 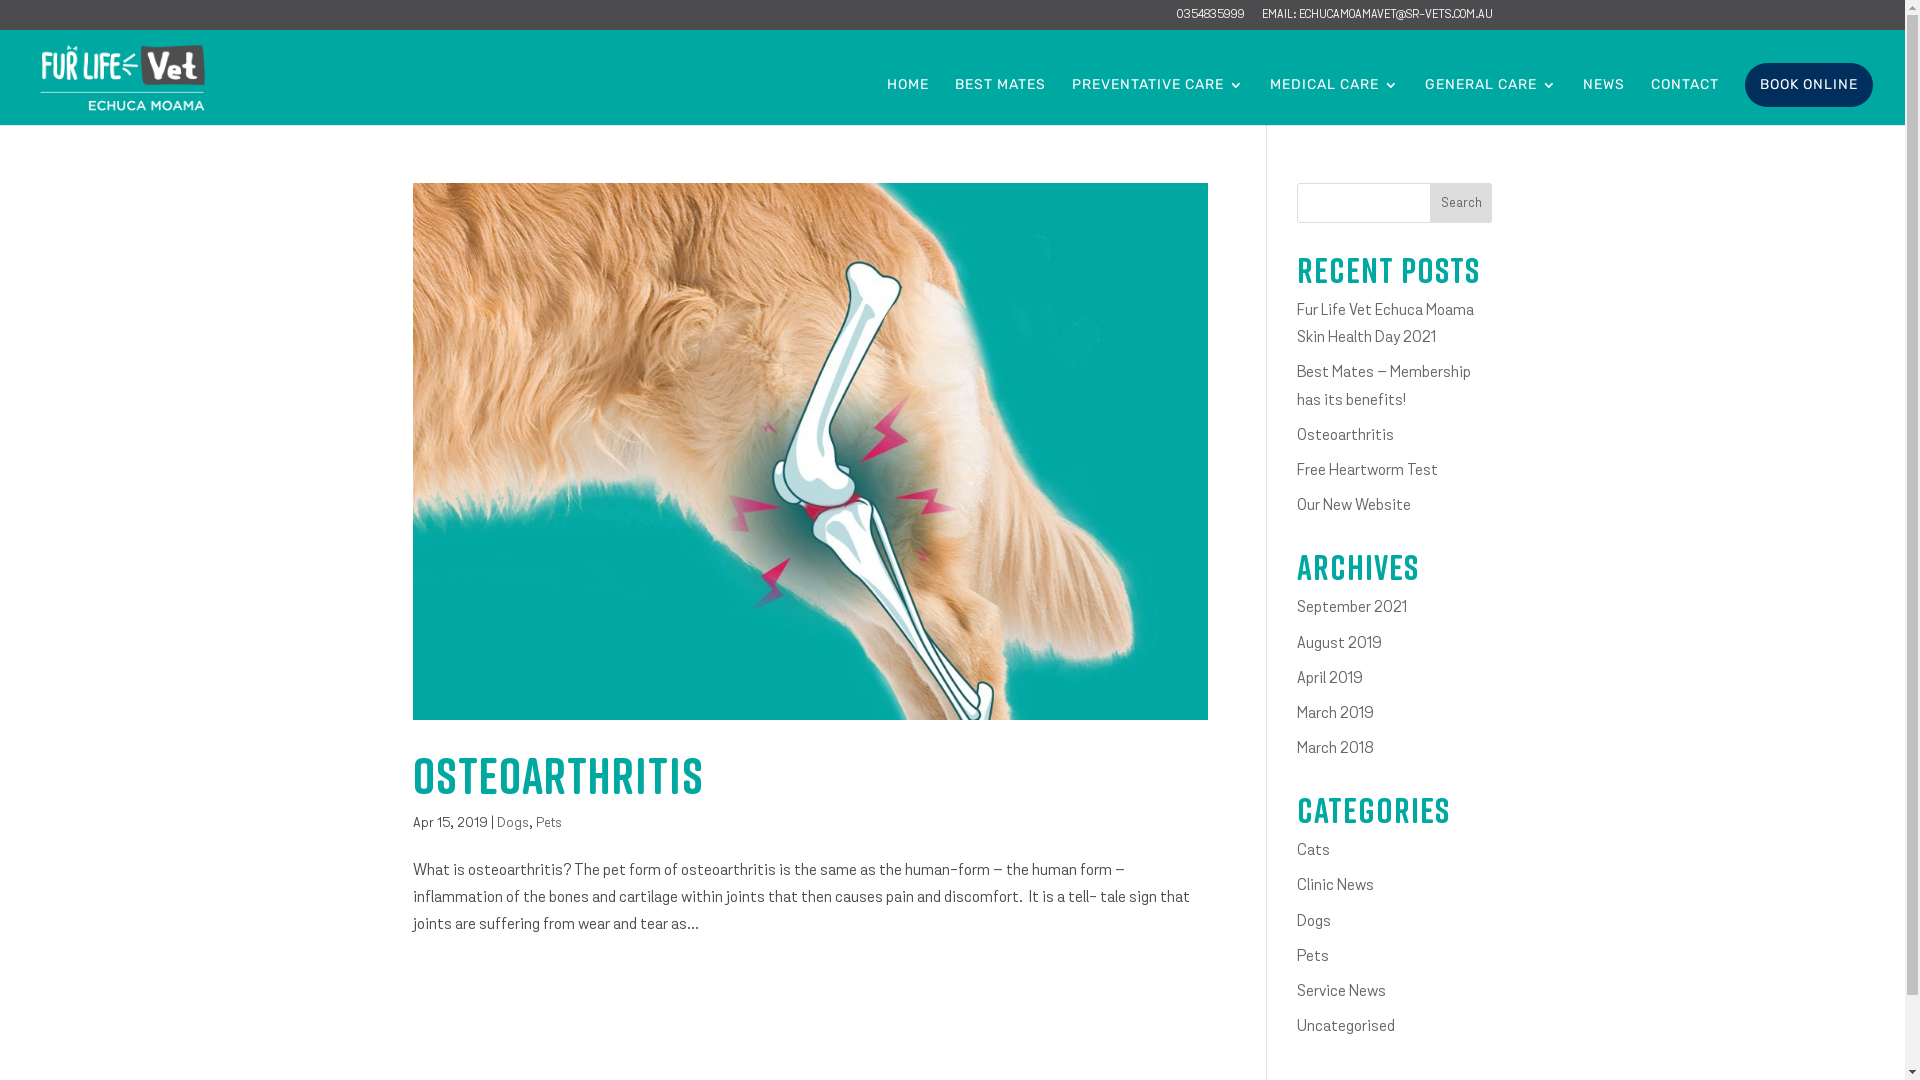 What do you see at coordinates (1376, 19) in the screenshot?
I see `'EMAIL: ECHUCAMOAMAVET@SR-VETS.COM.AU'` at bounding box center [1376, 19].